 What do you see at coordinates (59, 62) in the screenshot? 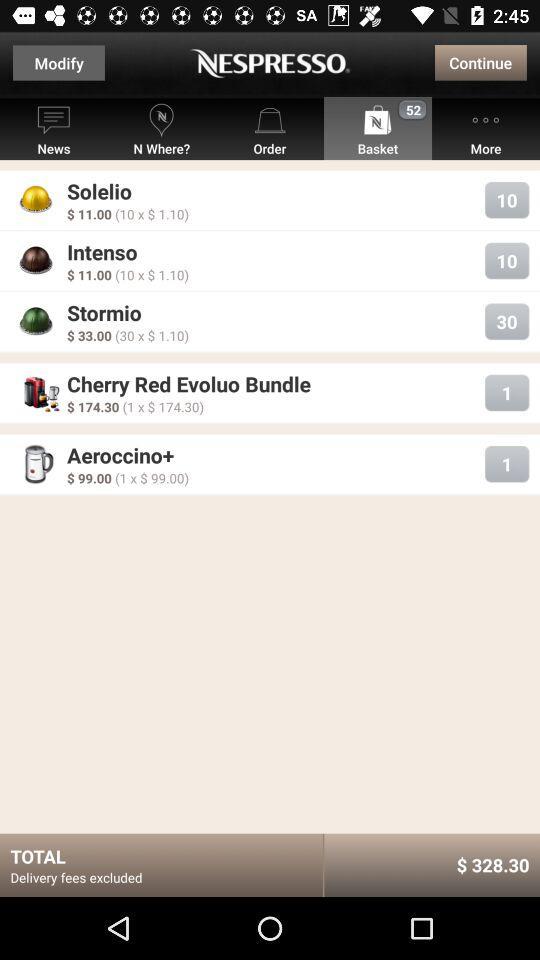
I see `the modify button on the web page` at bounding box center [59, 62].